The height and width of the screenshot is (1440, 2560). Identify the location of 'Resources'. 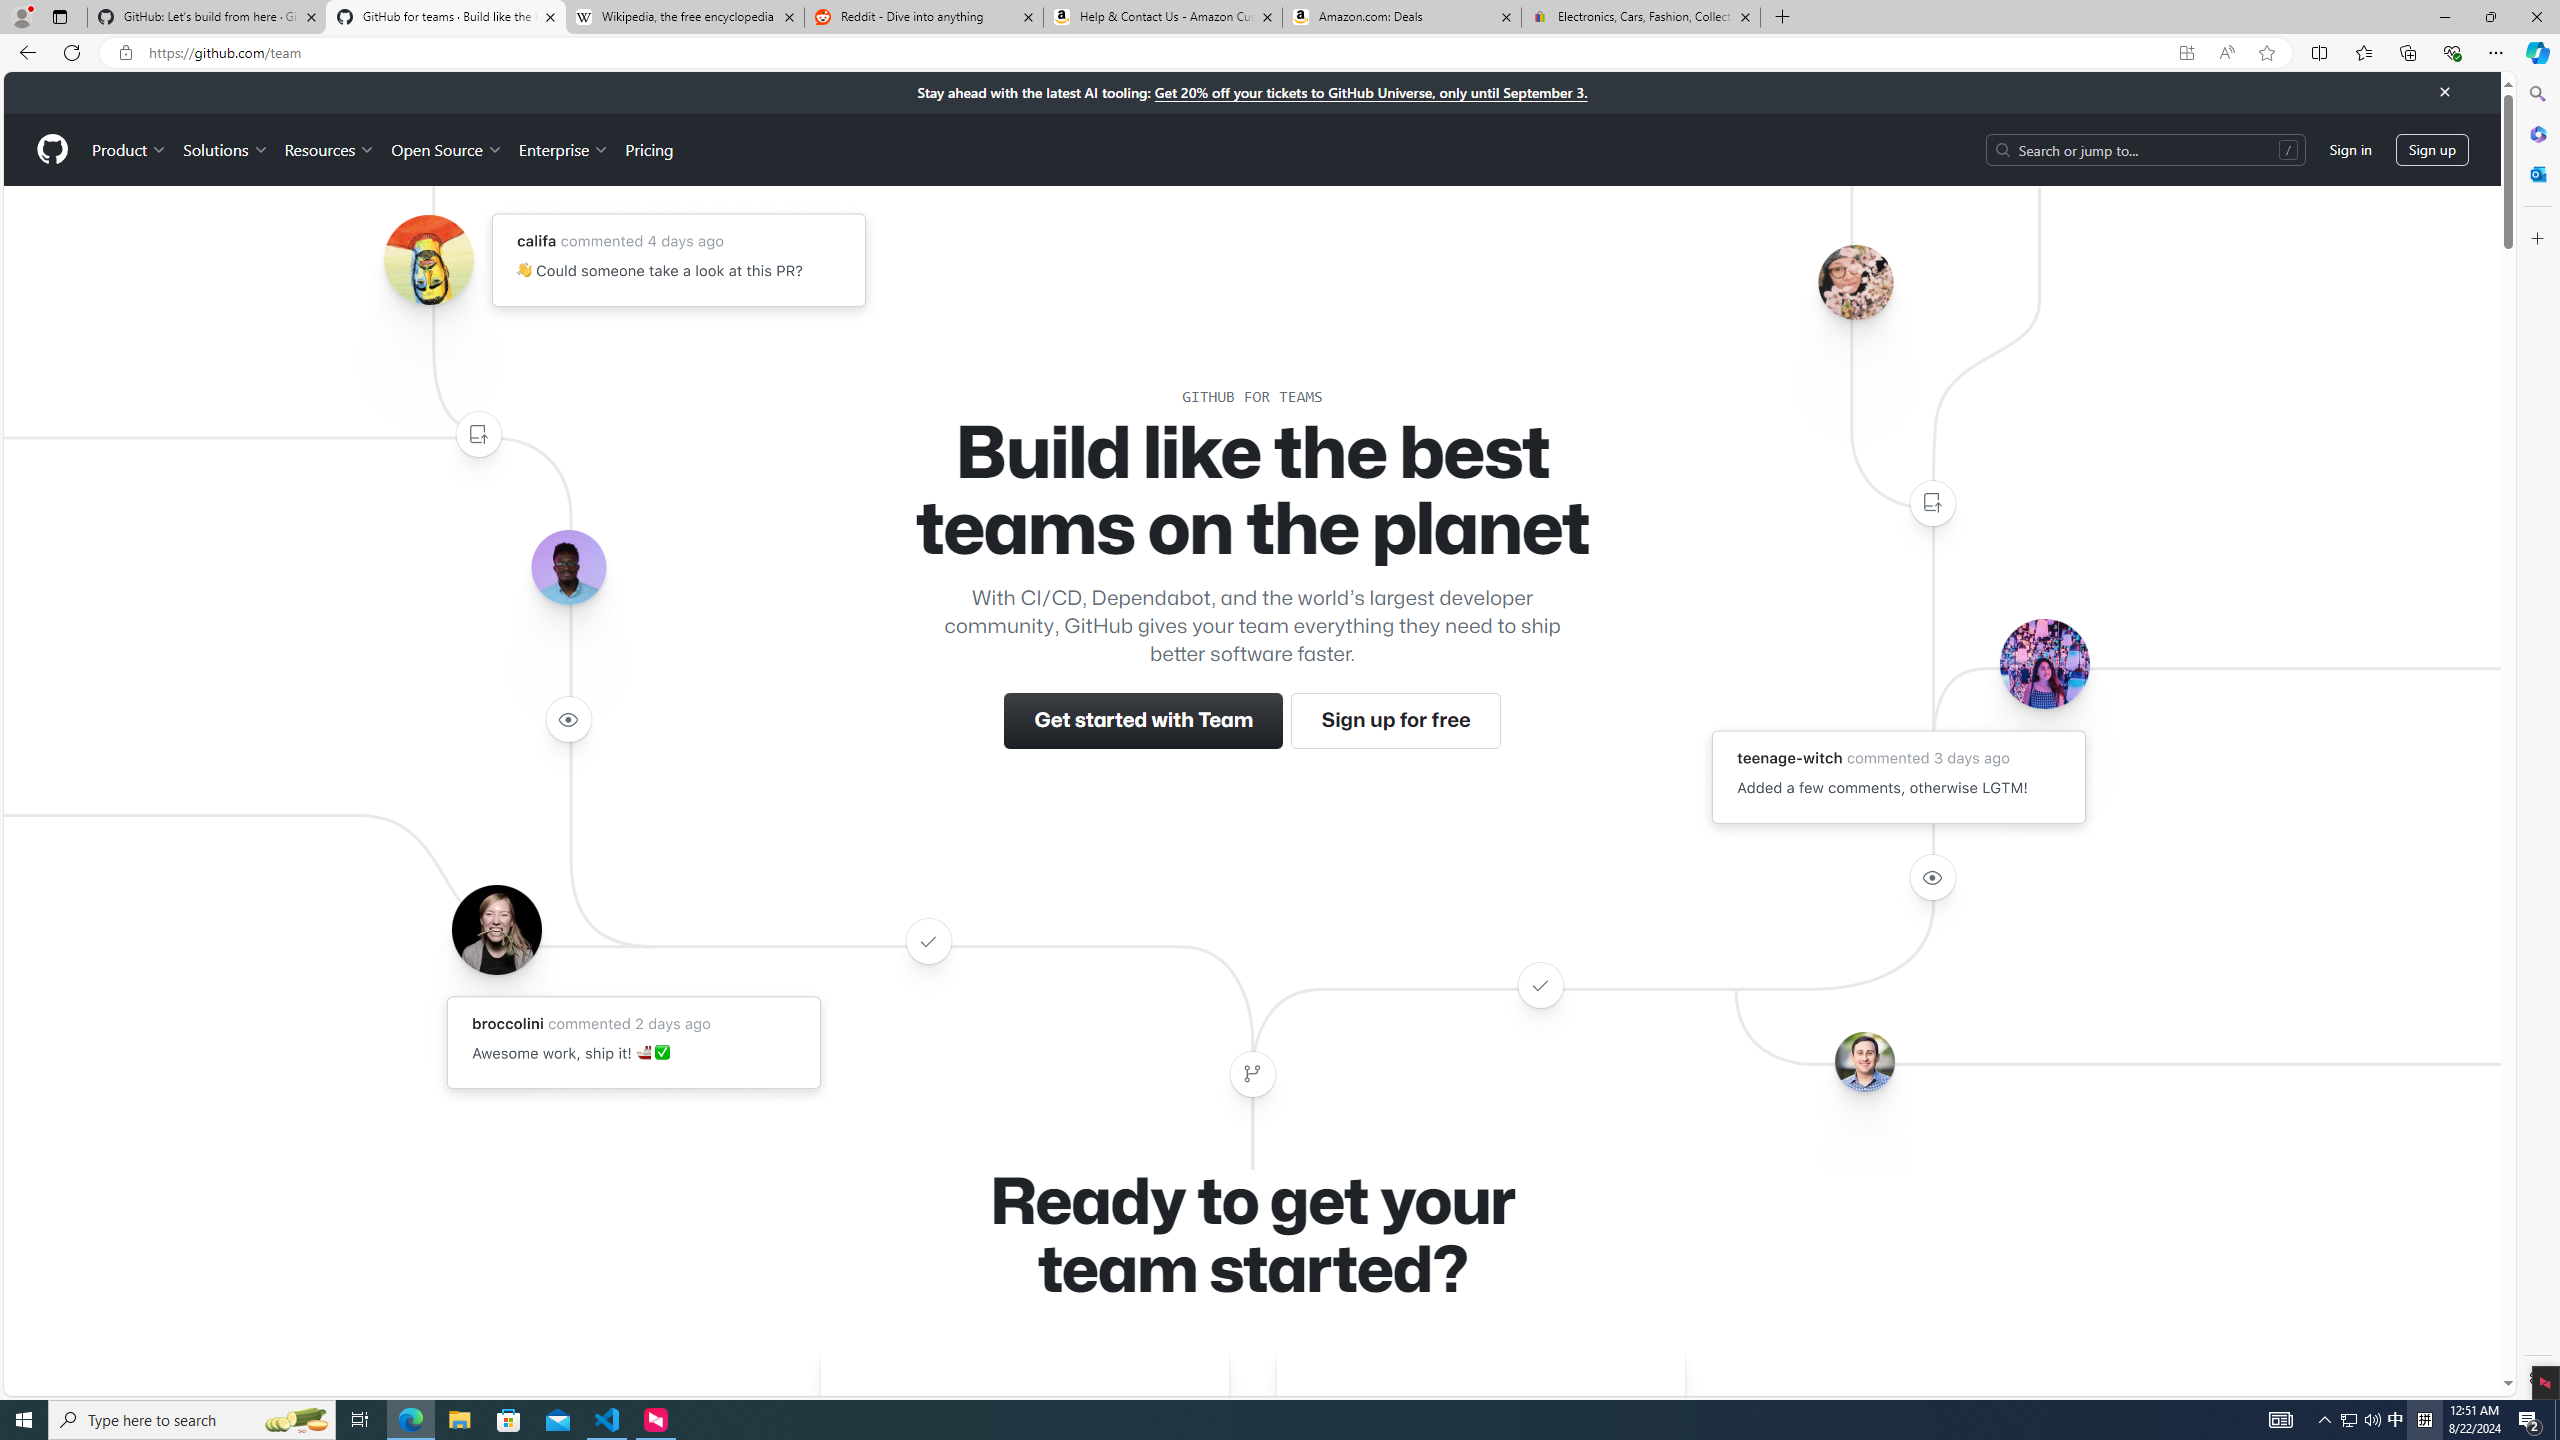
(330, 149).